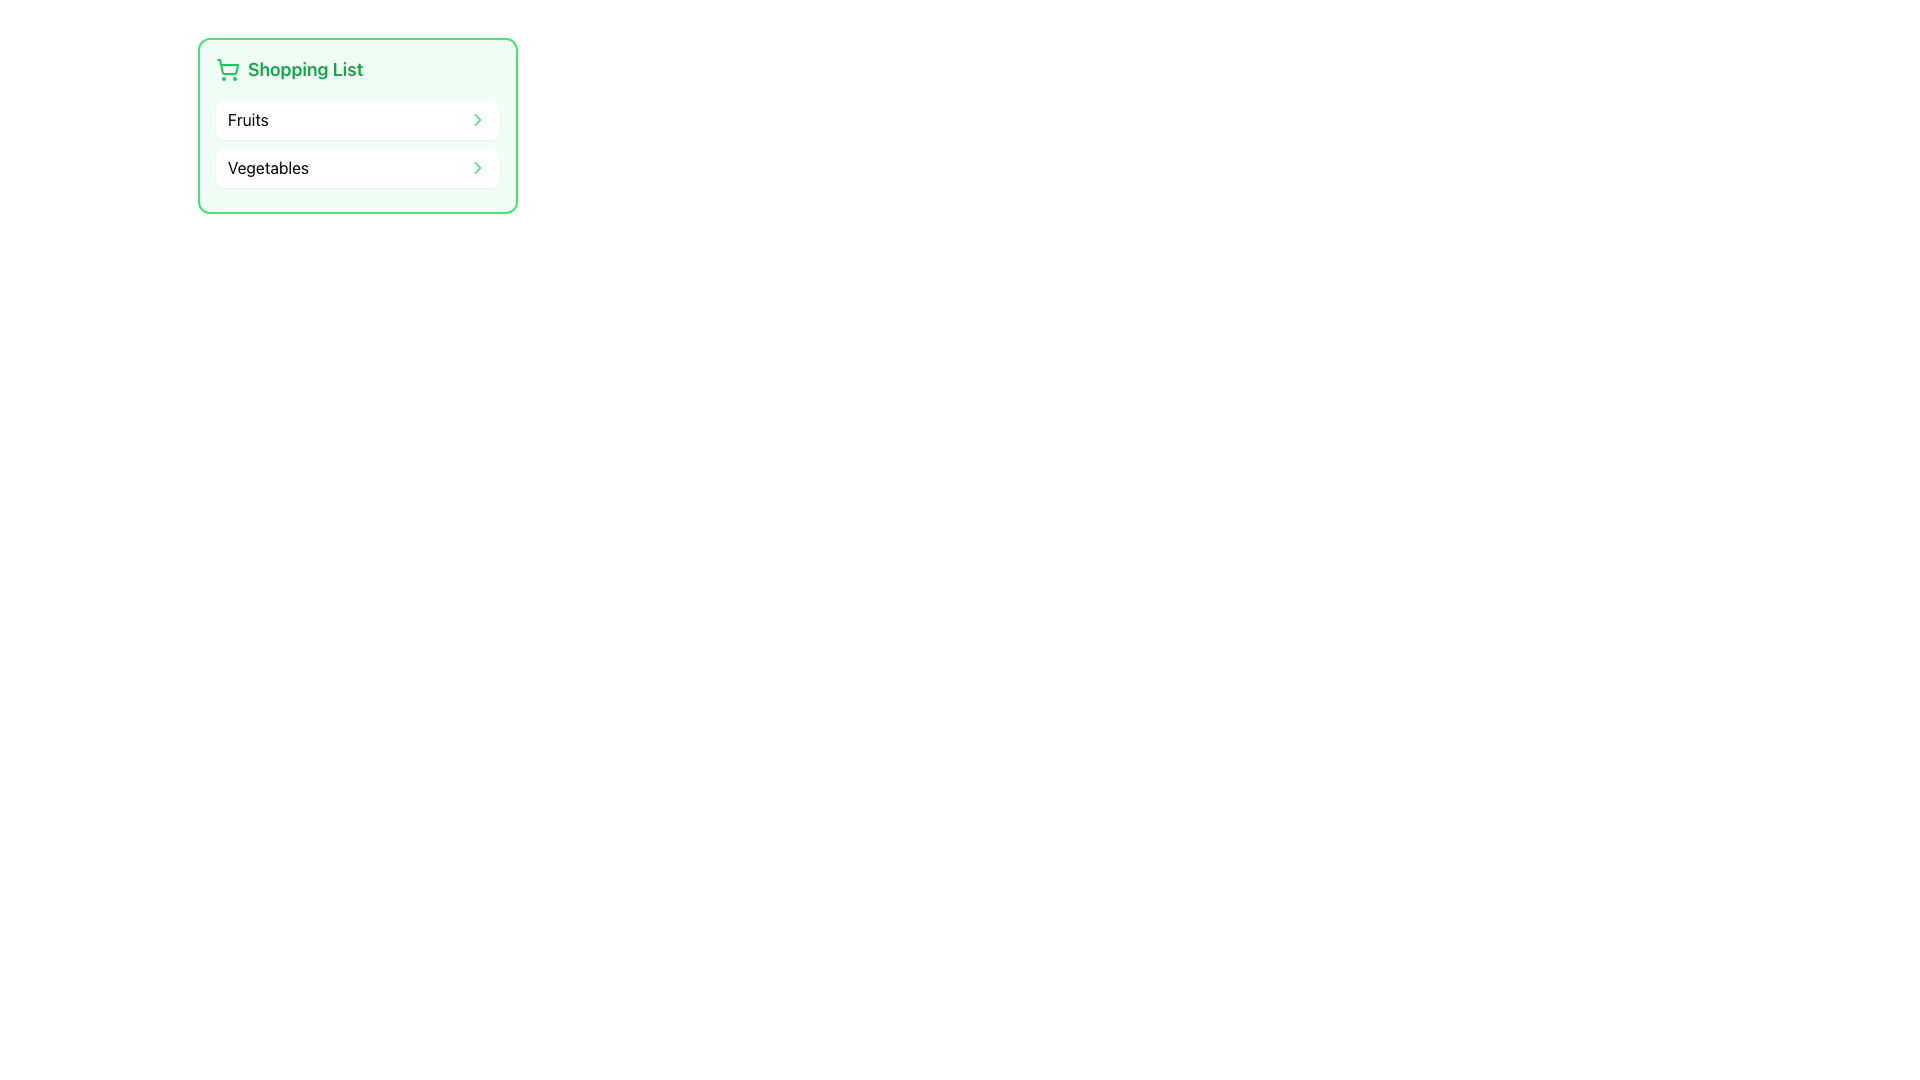  Describe the element at coordinates (477, 167) in the screenshot. I see `the navigation icon for 'Vegetables' located in the second row of the 'Shopping List' card` at that location.